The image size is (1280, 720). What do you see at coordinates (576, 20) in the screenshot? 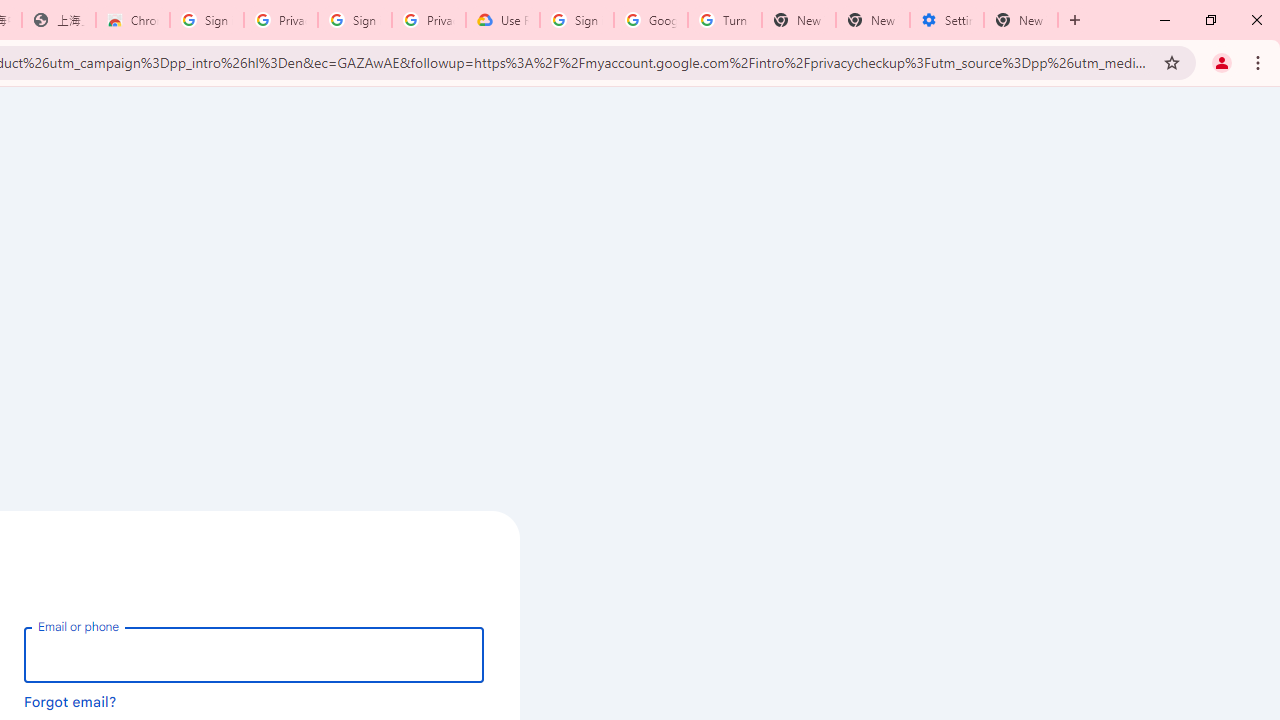
I see `'Sign in - Google Accounts'` at bounding box center [576, 20].